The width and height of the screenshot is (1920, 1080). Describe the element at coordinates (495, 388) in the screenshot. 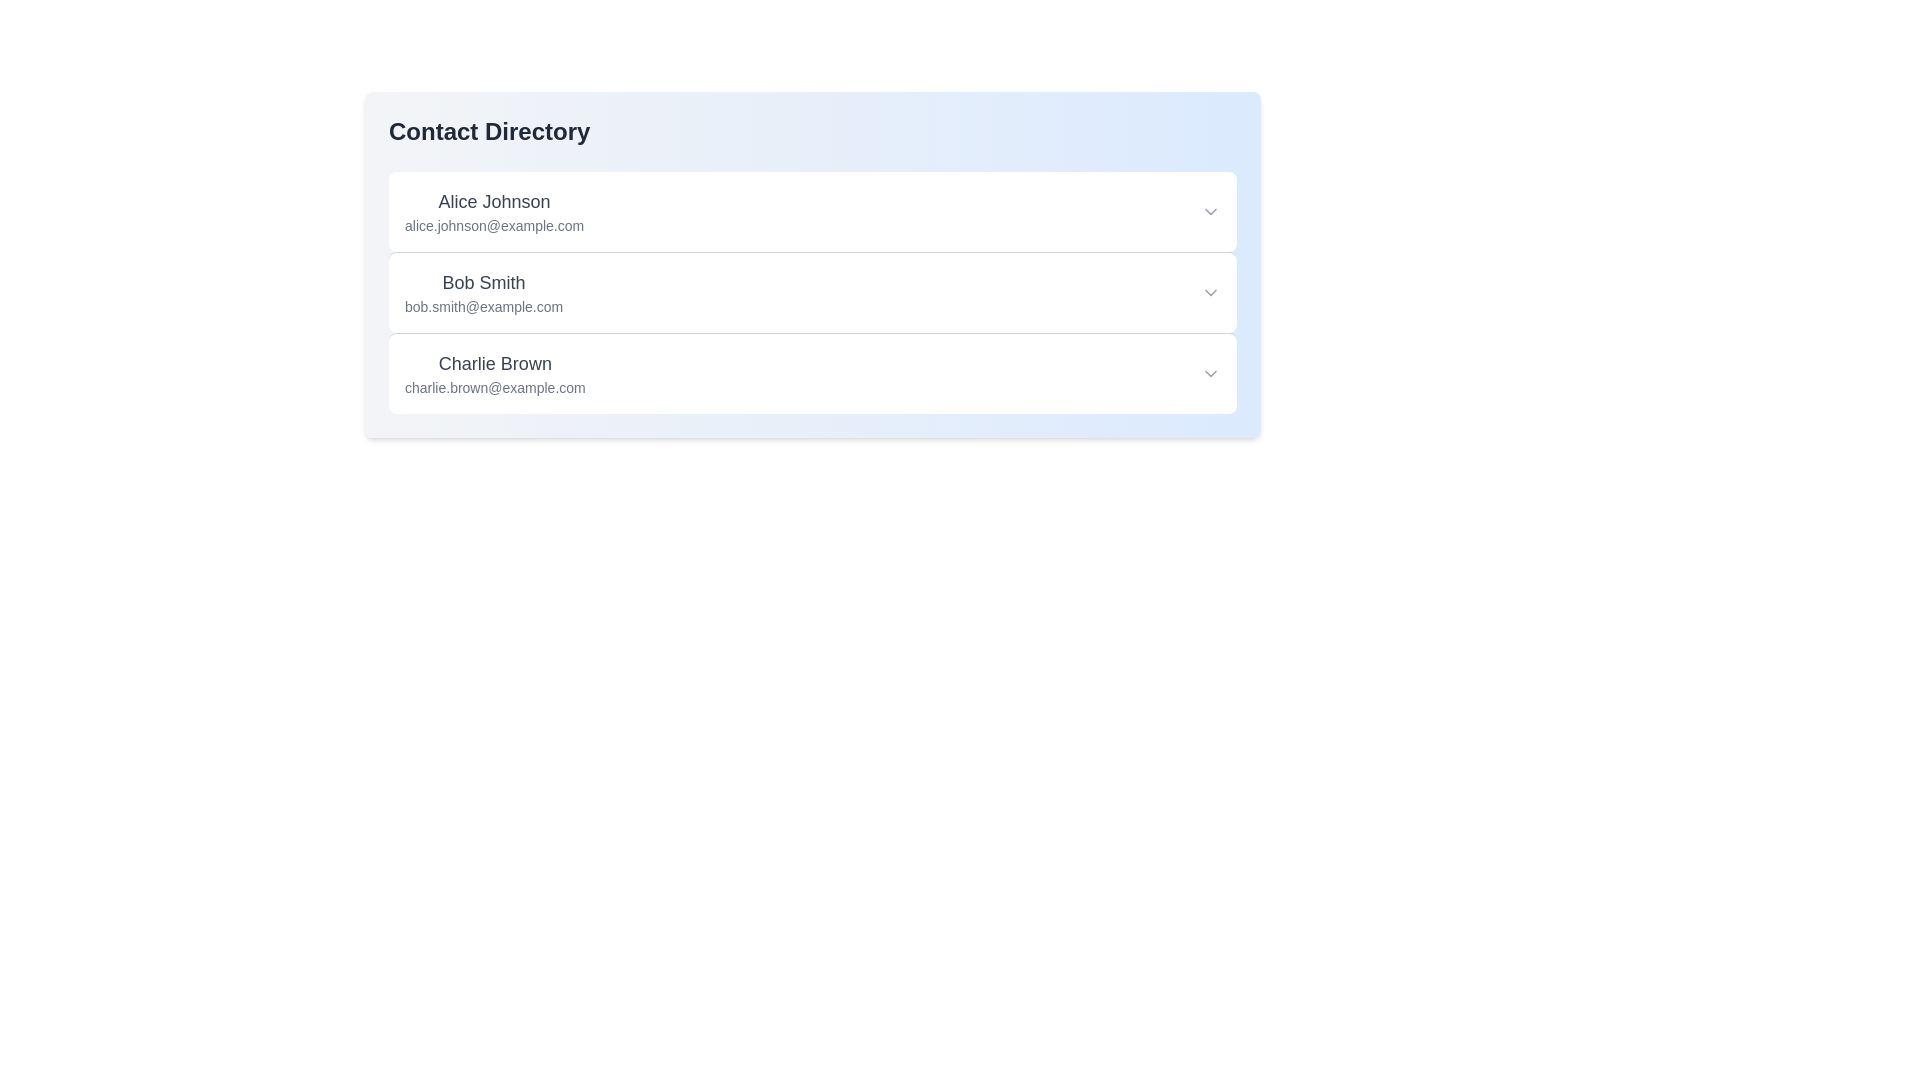

I see `the static text displaying the email address for the contact 'Charlie Brown', located below the name in the third contact card` at that location.